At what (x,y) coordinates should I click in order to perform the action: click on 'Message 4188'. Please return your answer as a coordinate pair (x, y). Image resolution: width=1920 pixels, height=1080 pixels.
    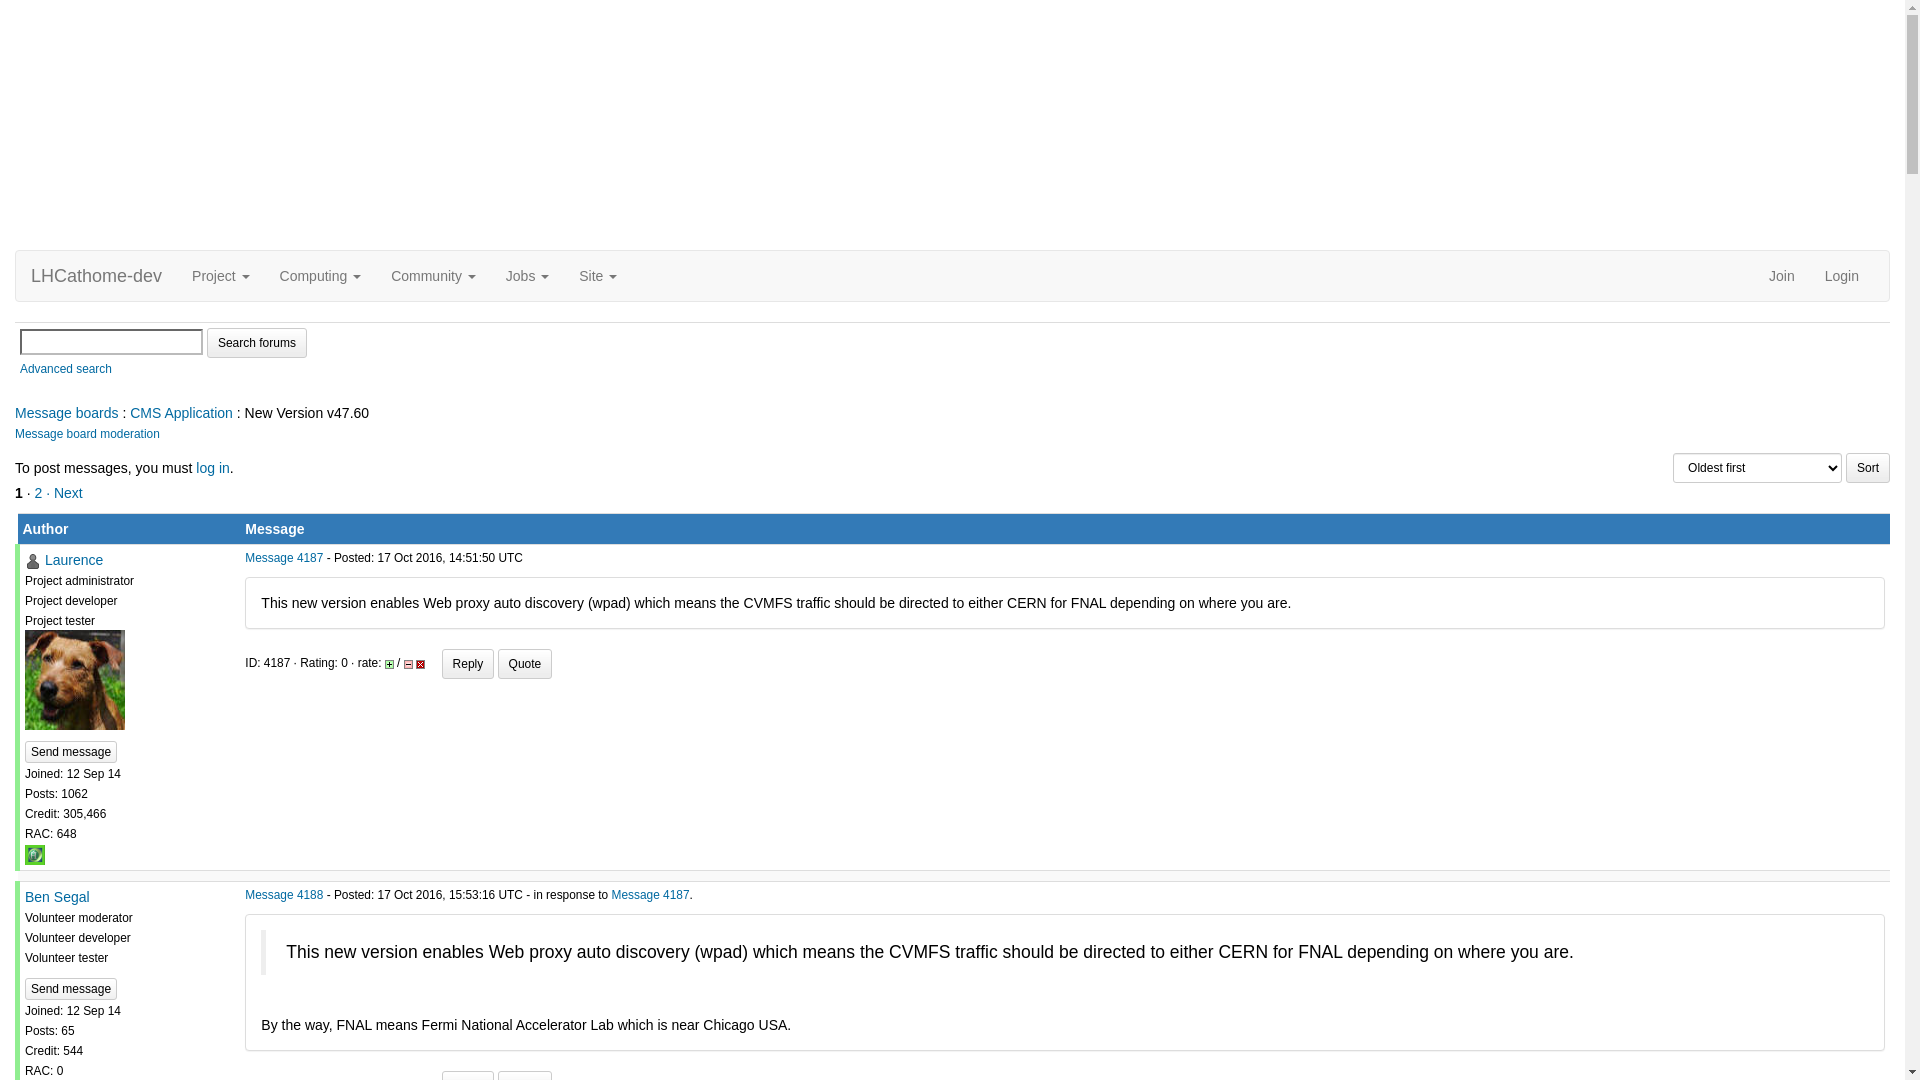
    Looking at the image, I should click on (282, 893).